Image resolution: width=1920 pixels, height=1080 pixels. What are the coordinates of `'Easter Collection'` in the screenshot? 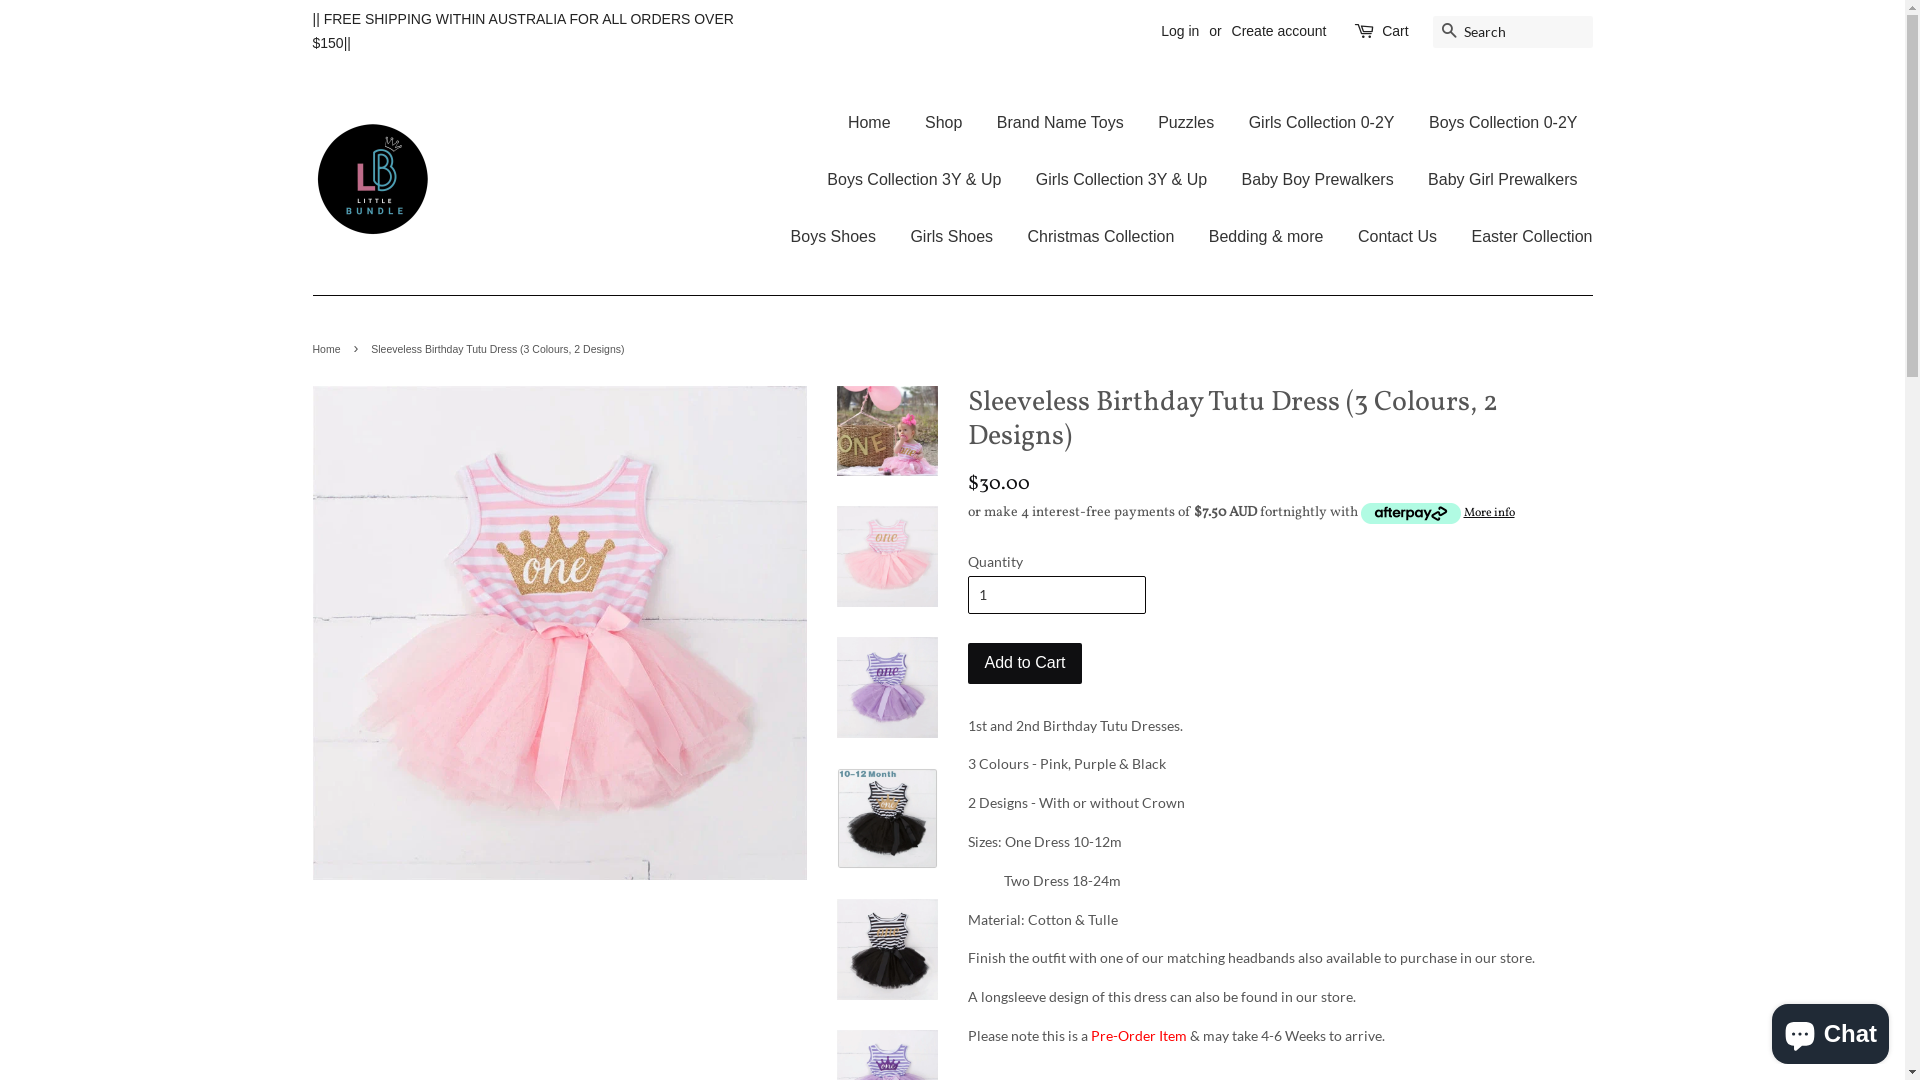 It's located at (1524, 235).